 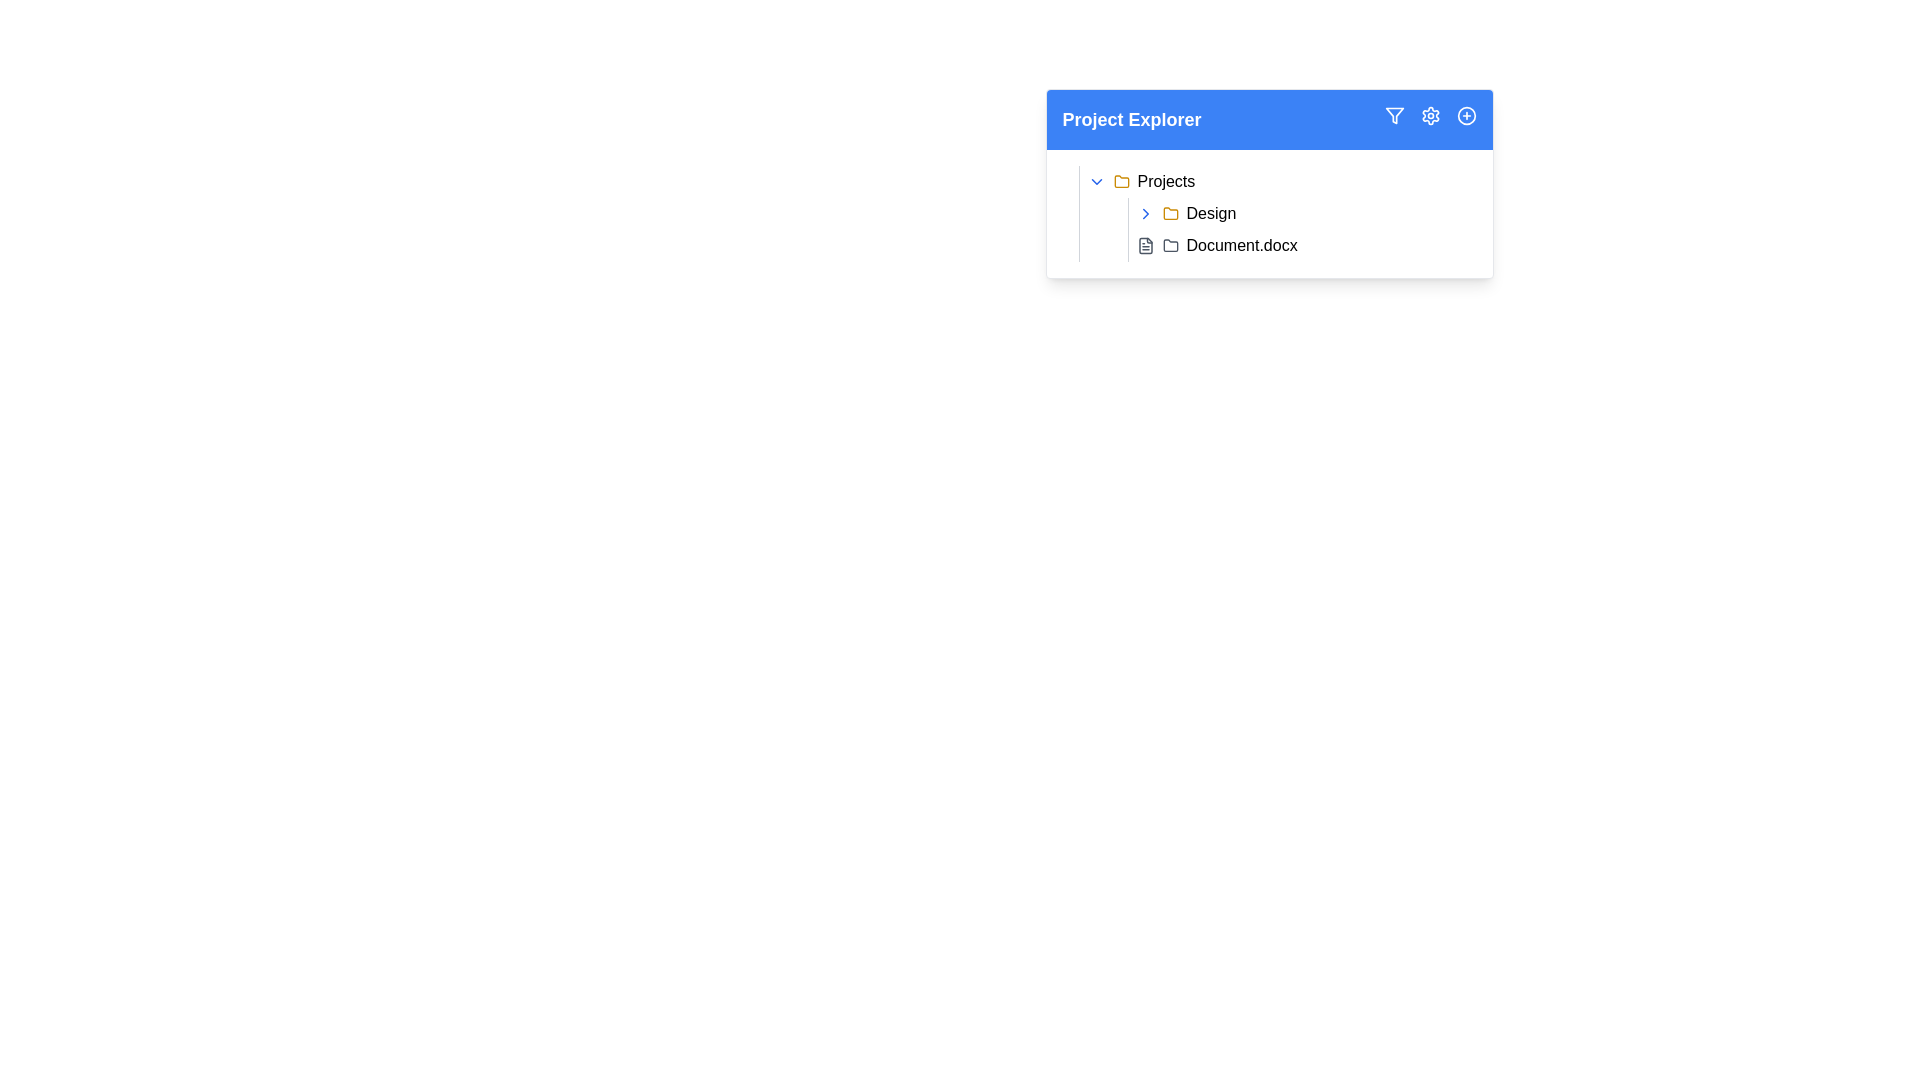 What do you see at coordinates (1302, 245) in the screenshot?
I see `the file named 'Document.docx'` at bounding box center [1302, 245].